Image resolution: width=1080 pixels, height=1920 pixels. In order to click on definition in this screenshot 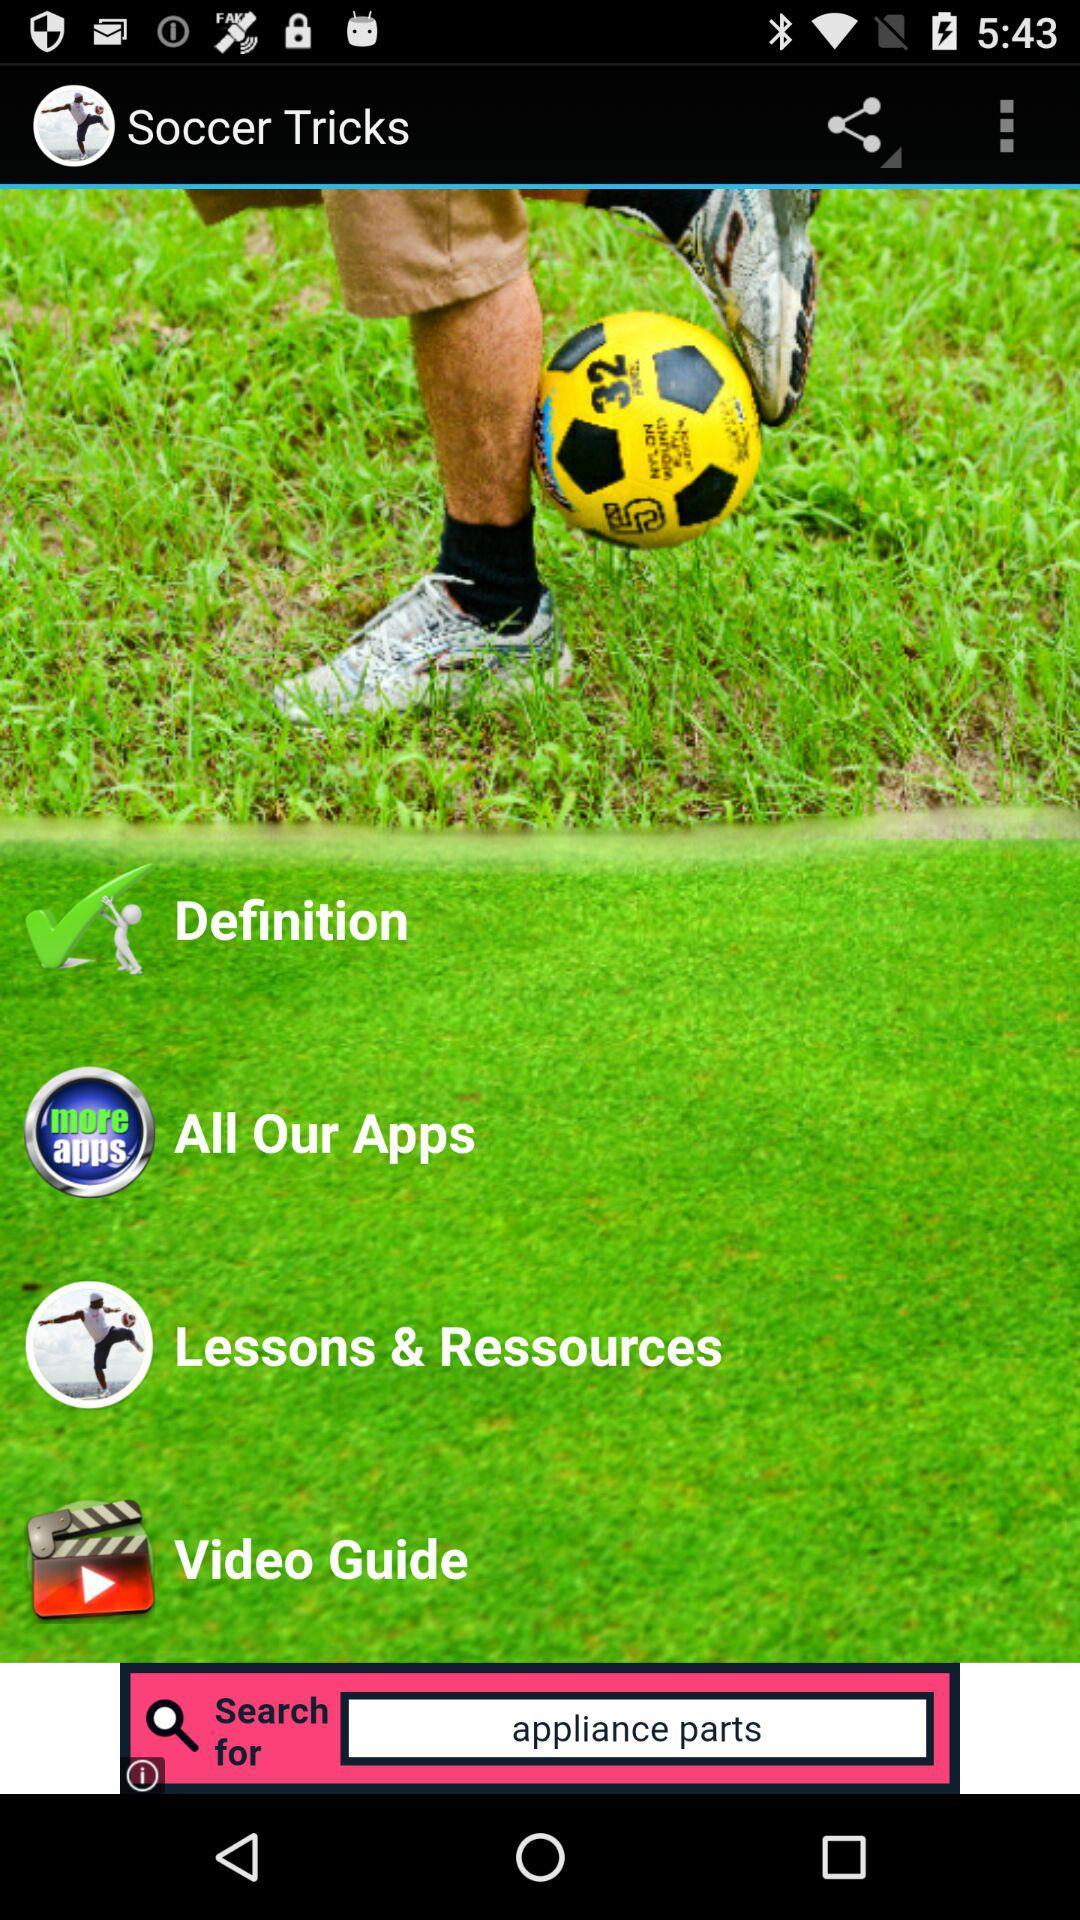, I will do `click(613, 917)`.